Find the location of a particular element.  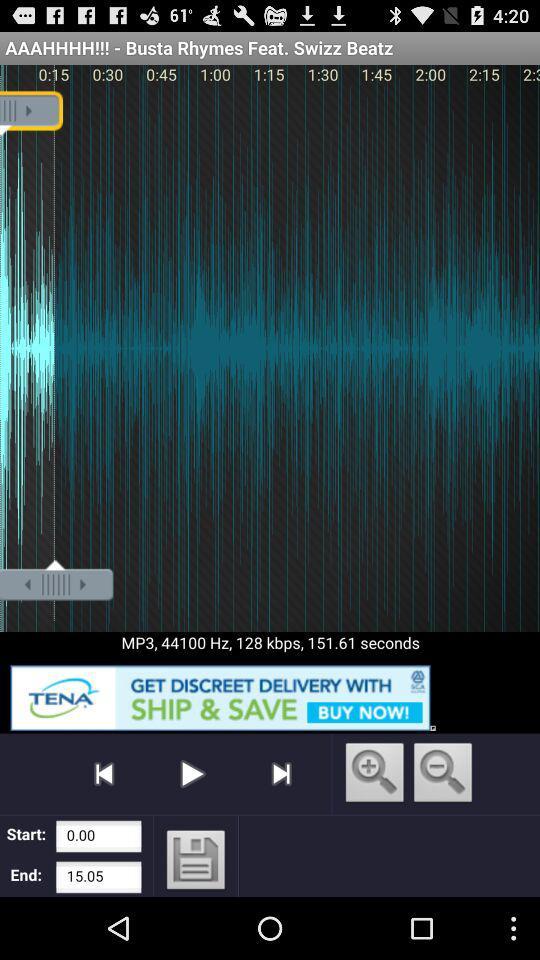

the zoom_out icon is located at coordinates (443, 829).